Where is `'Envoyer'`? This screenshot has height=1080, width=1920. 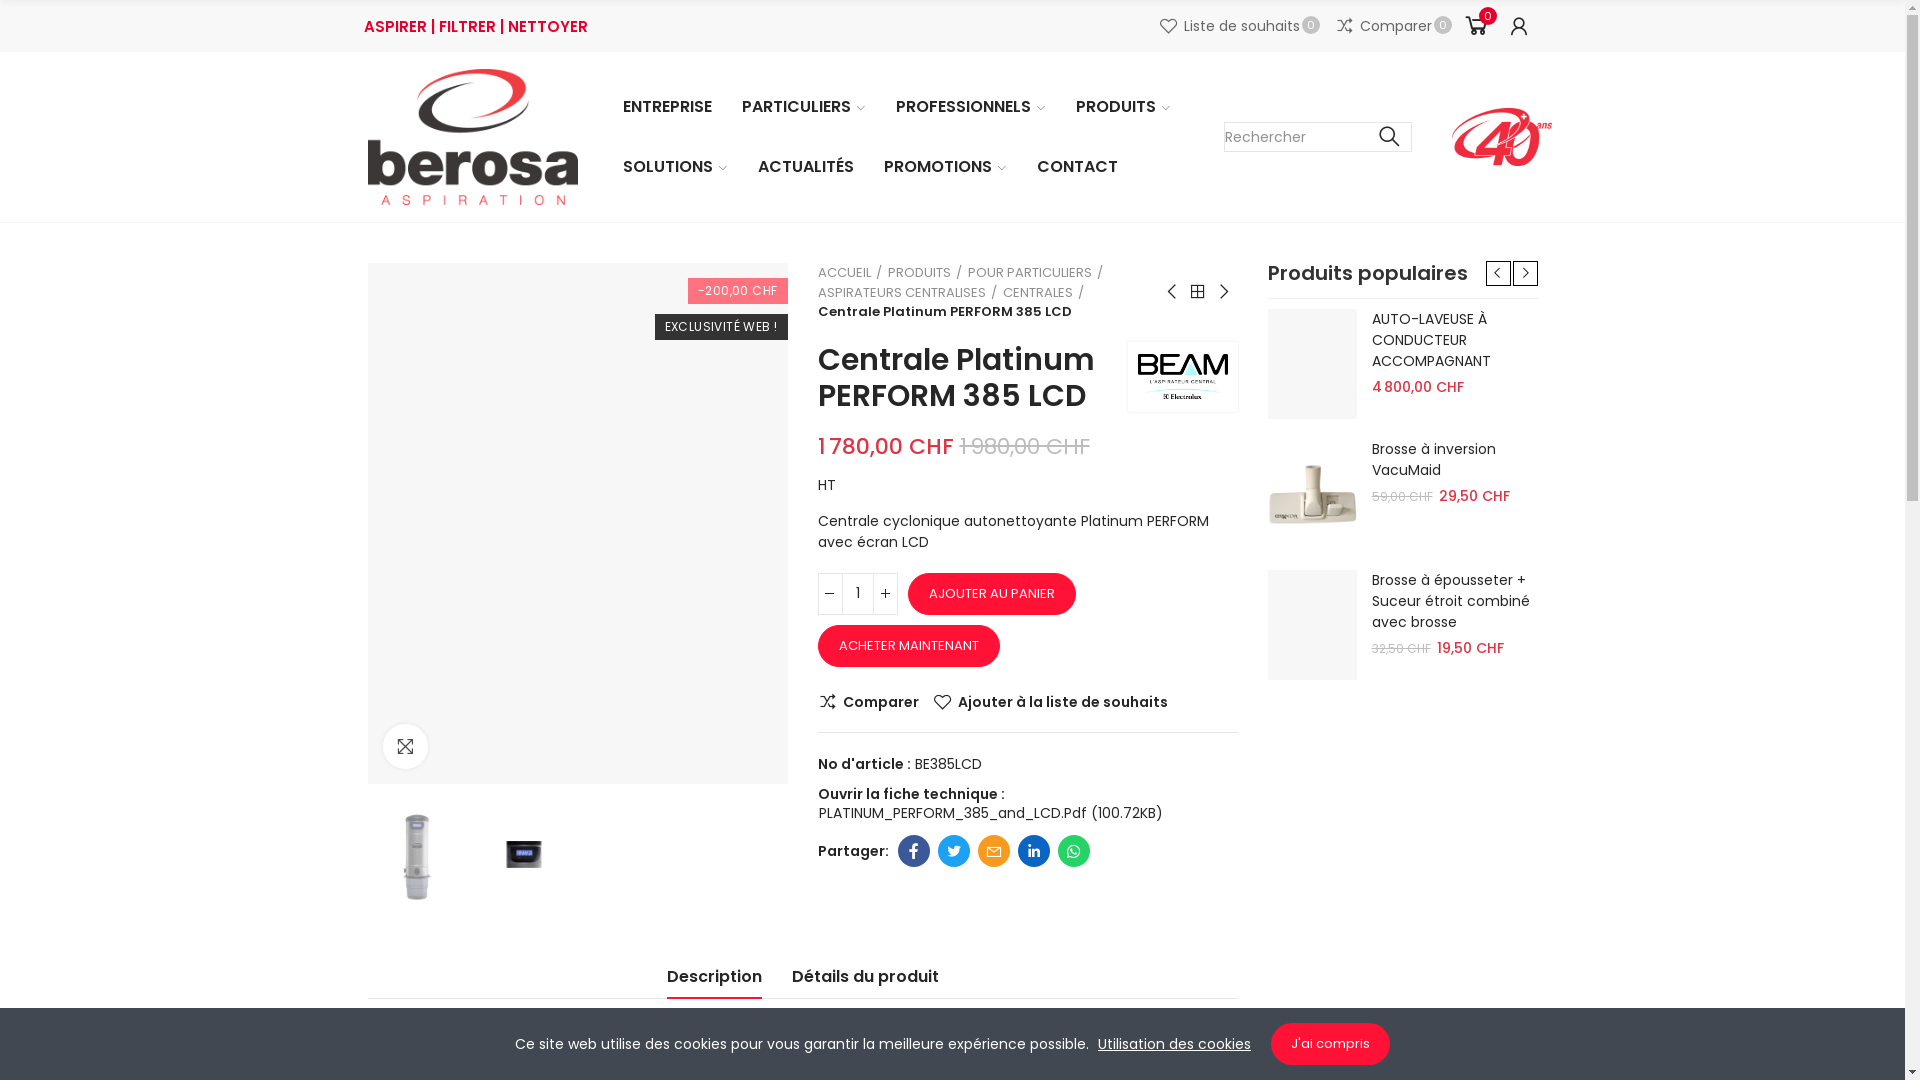
'Envoyer' is located at coordinates (1019, 840).